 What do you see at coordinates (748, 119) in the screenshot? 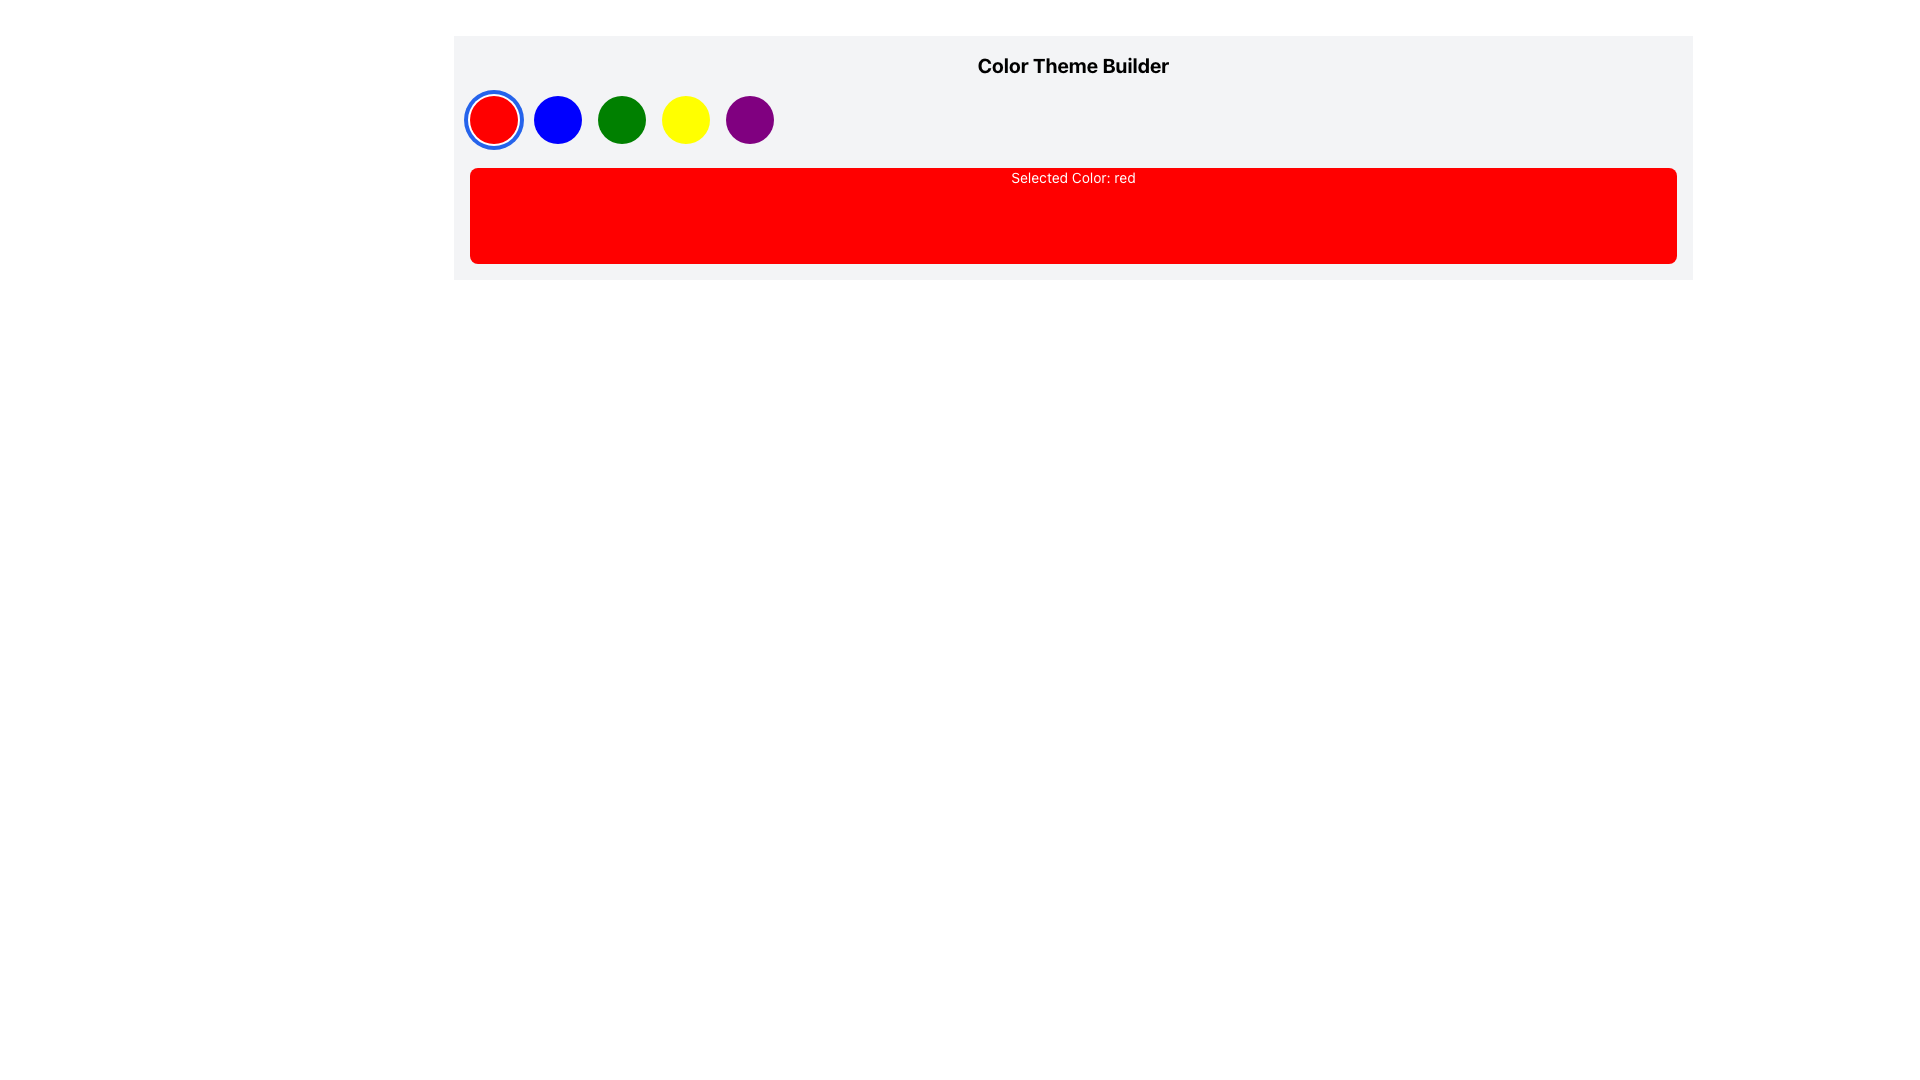
I see `the fifth button in a horizontal row of five buttons, which serves as a color selector` at bounding box center [748, 119].